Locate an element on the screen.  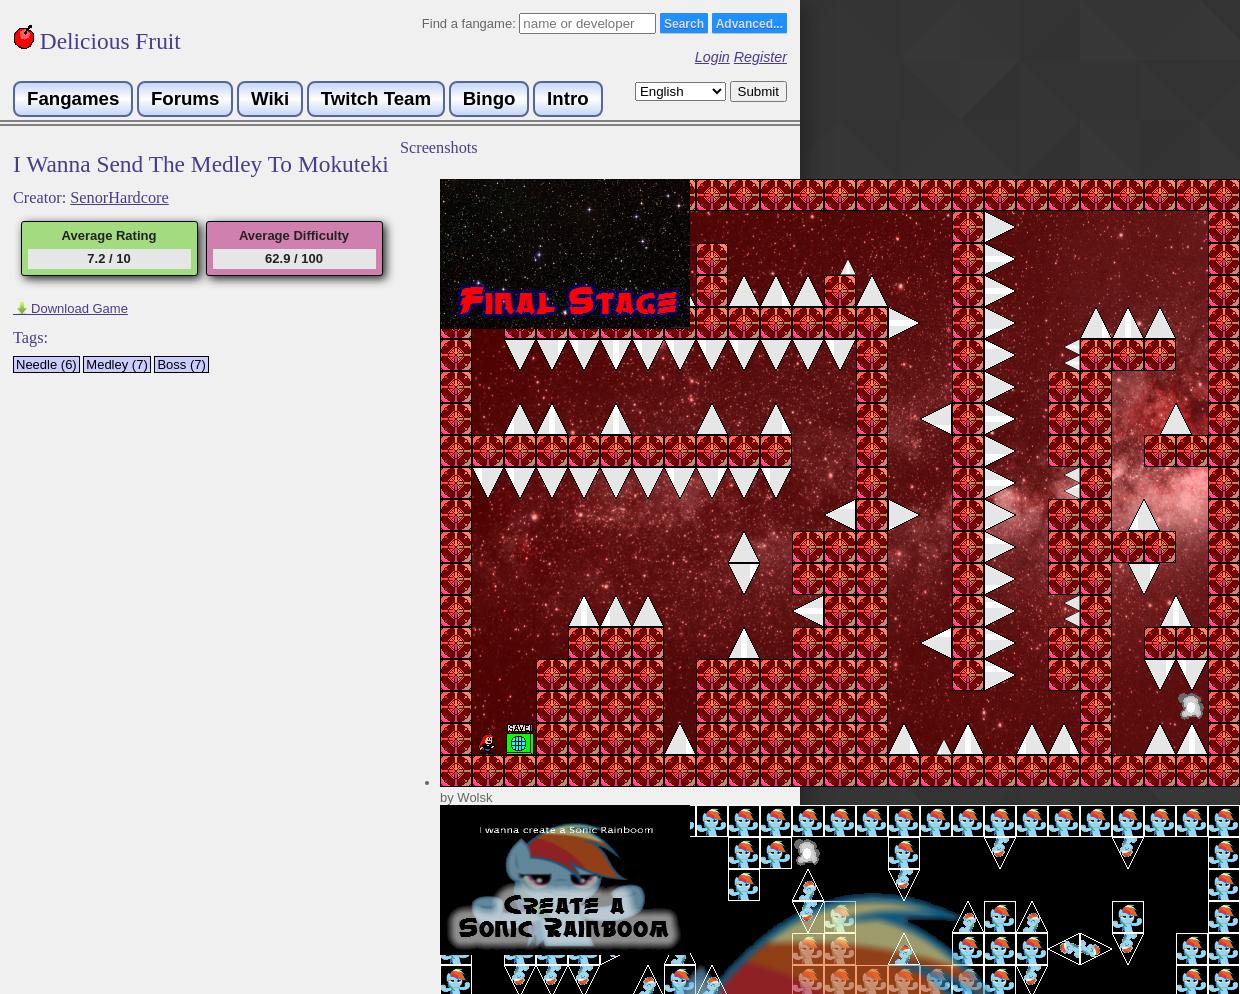
'Twitch Team' is located at coordinates (374, 98).